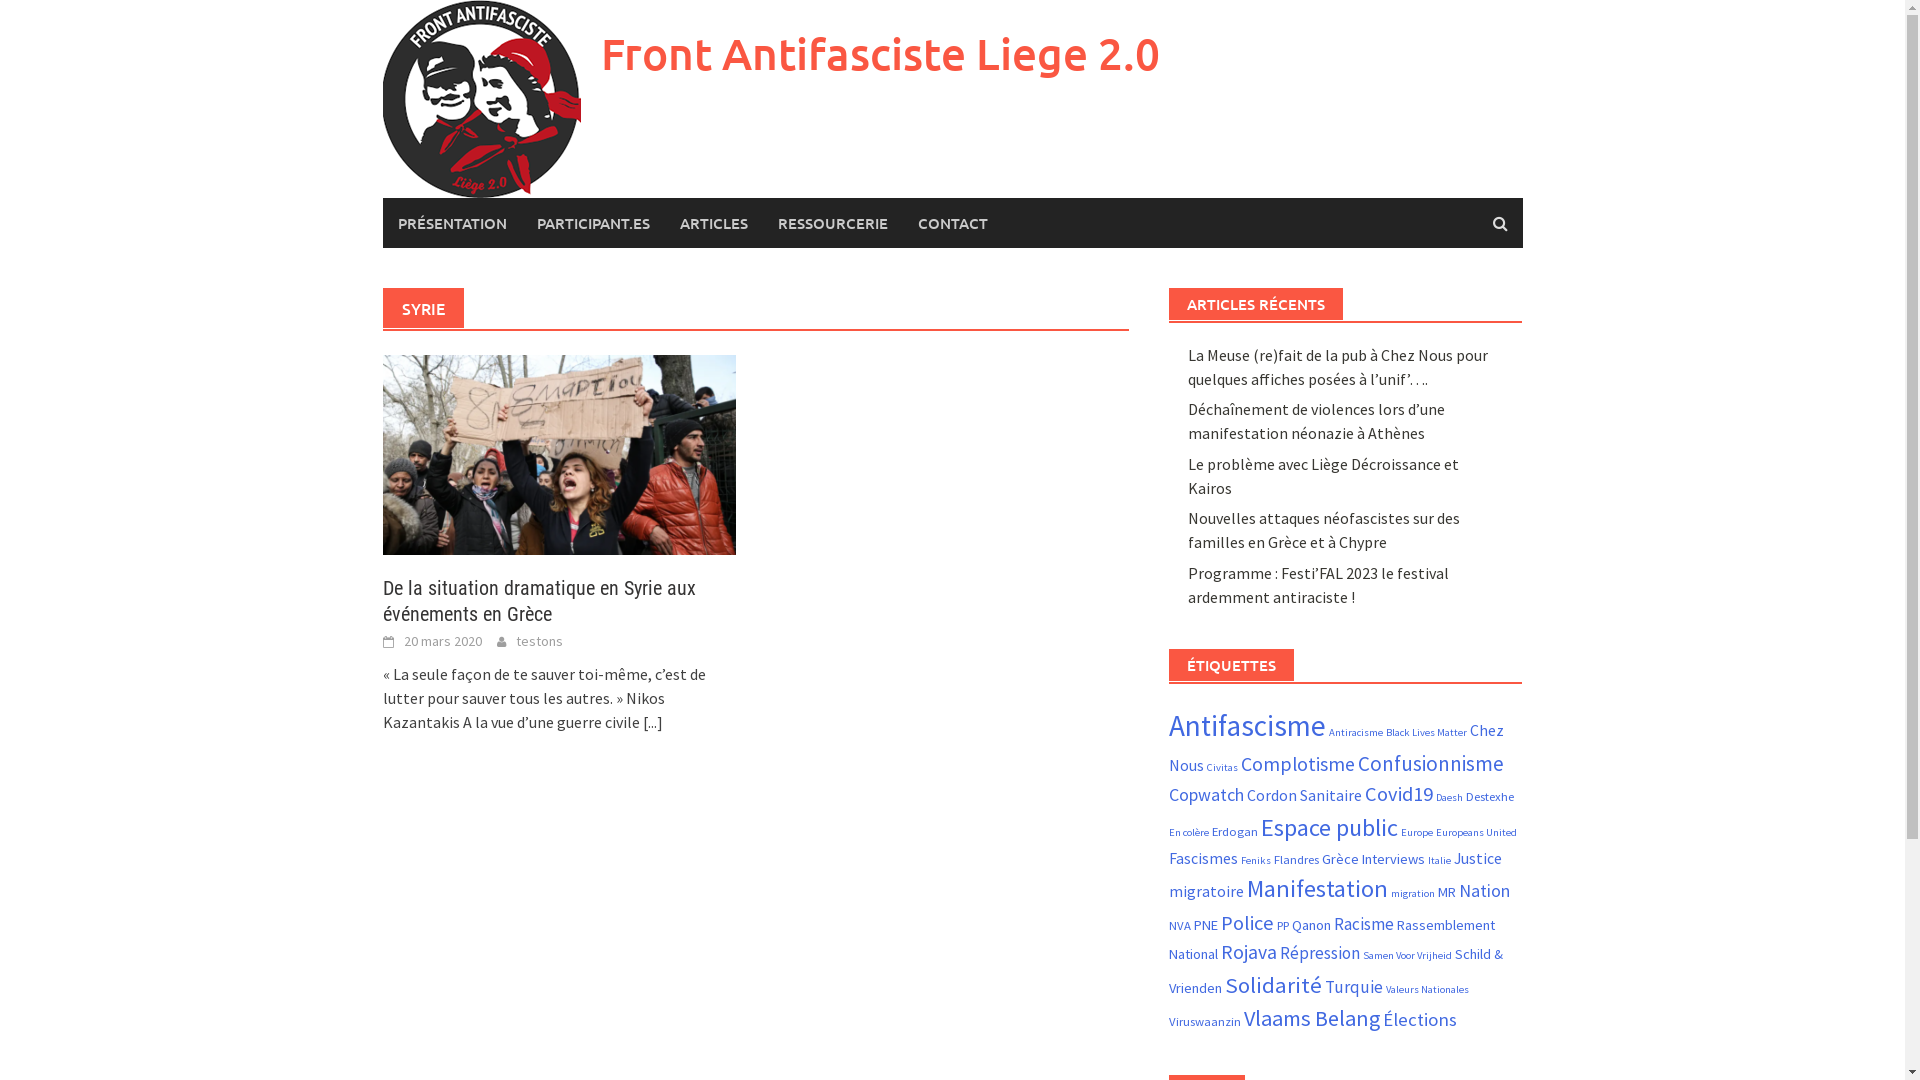 The height and width of the screenshot is (1080, 1920). What do you see at coordinates (1203, 1021) in the screenshot?
I see `'Viruswaanzin'` at bounding box center [1203, 1021].